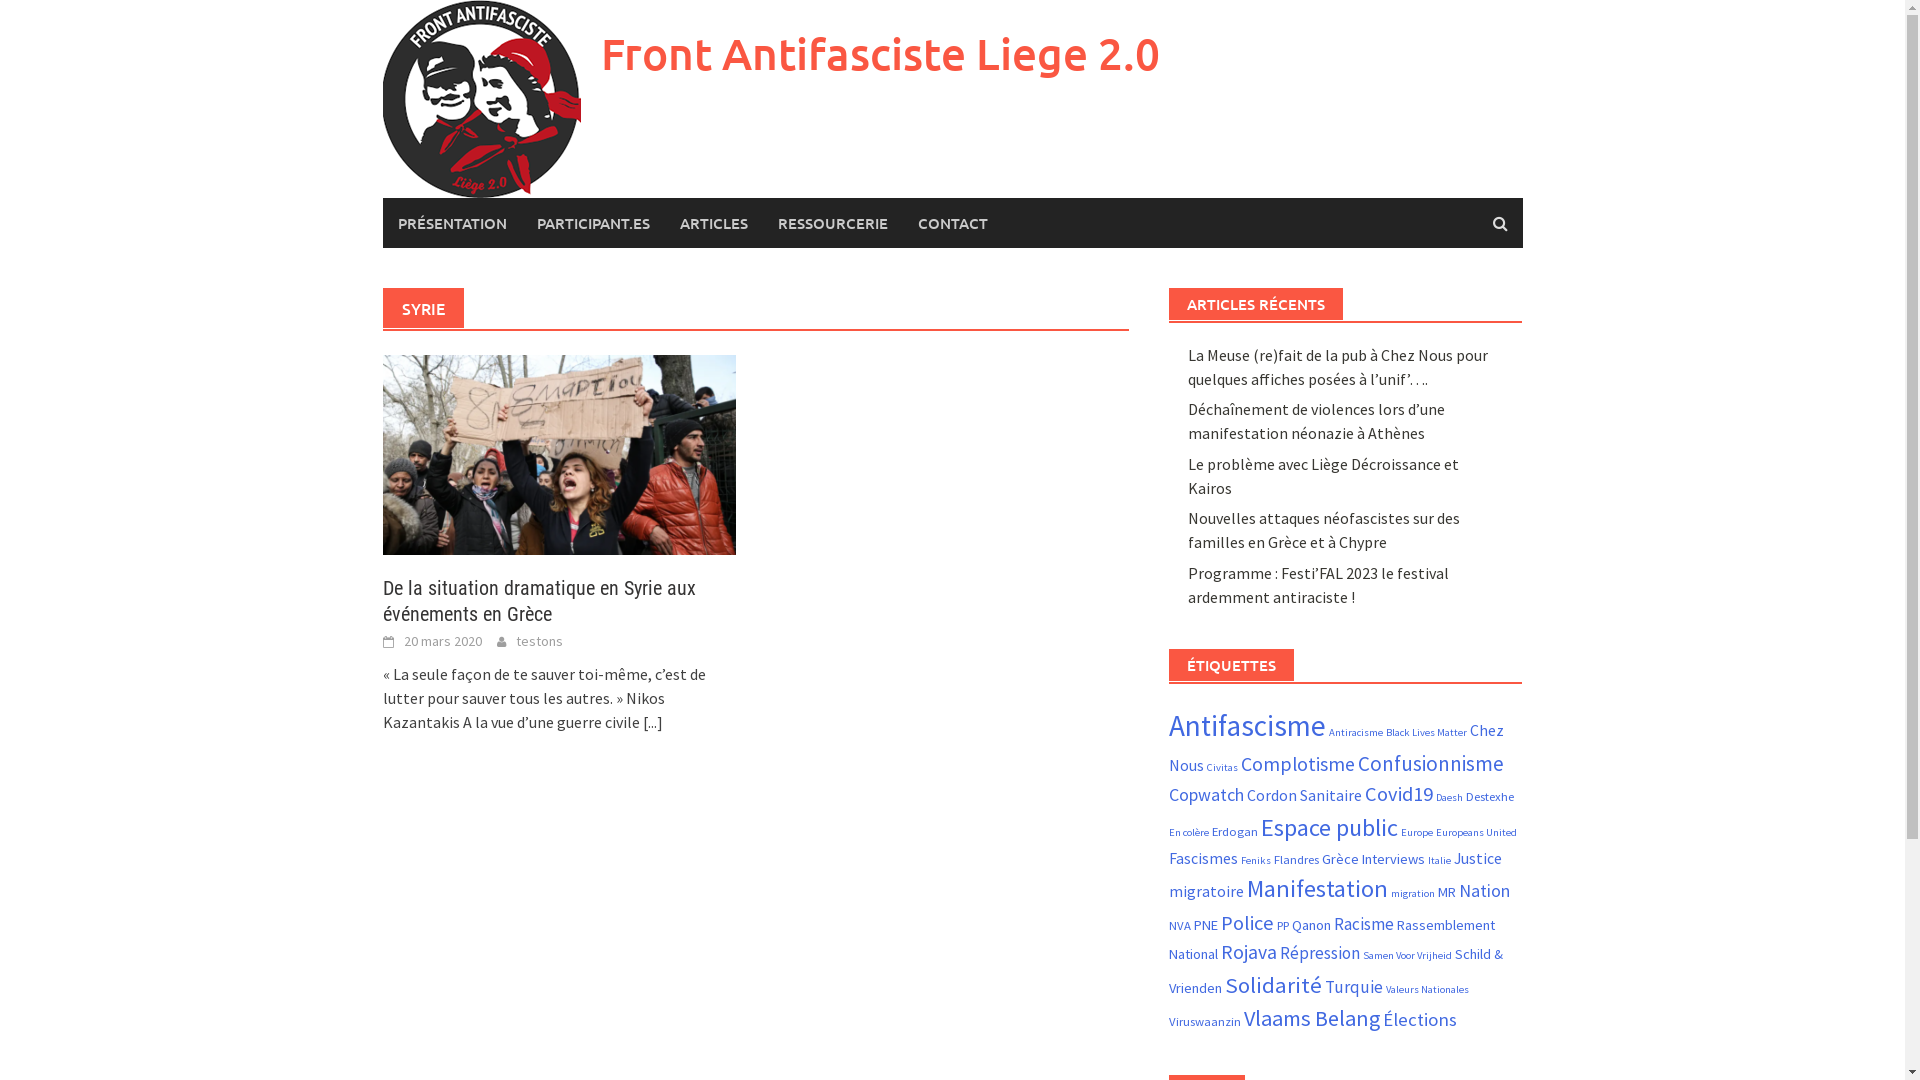 The height and width of the screenshot is (1080, 1920). What do you see at coordinates (1203, 1021) in the screenshot?
I see `'Viruswaanzin'` at bounding box center [1203, 1021].